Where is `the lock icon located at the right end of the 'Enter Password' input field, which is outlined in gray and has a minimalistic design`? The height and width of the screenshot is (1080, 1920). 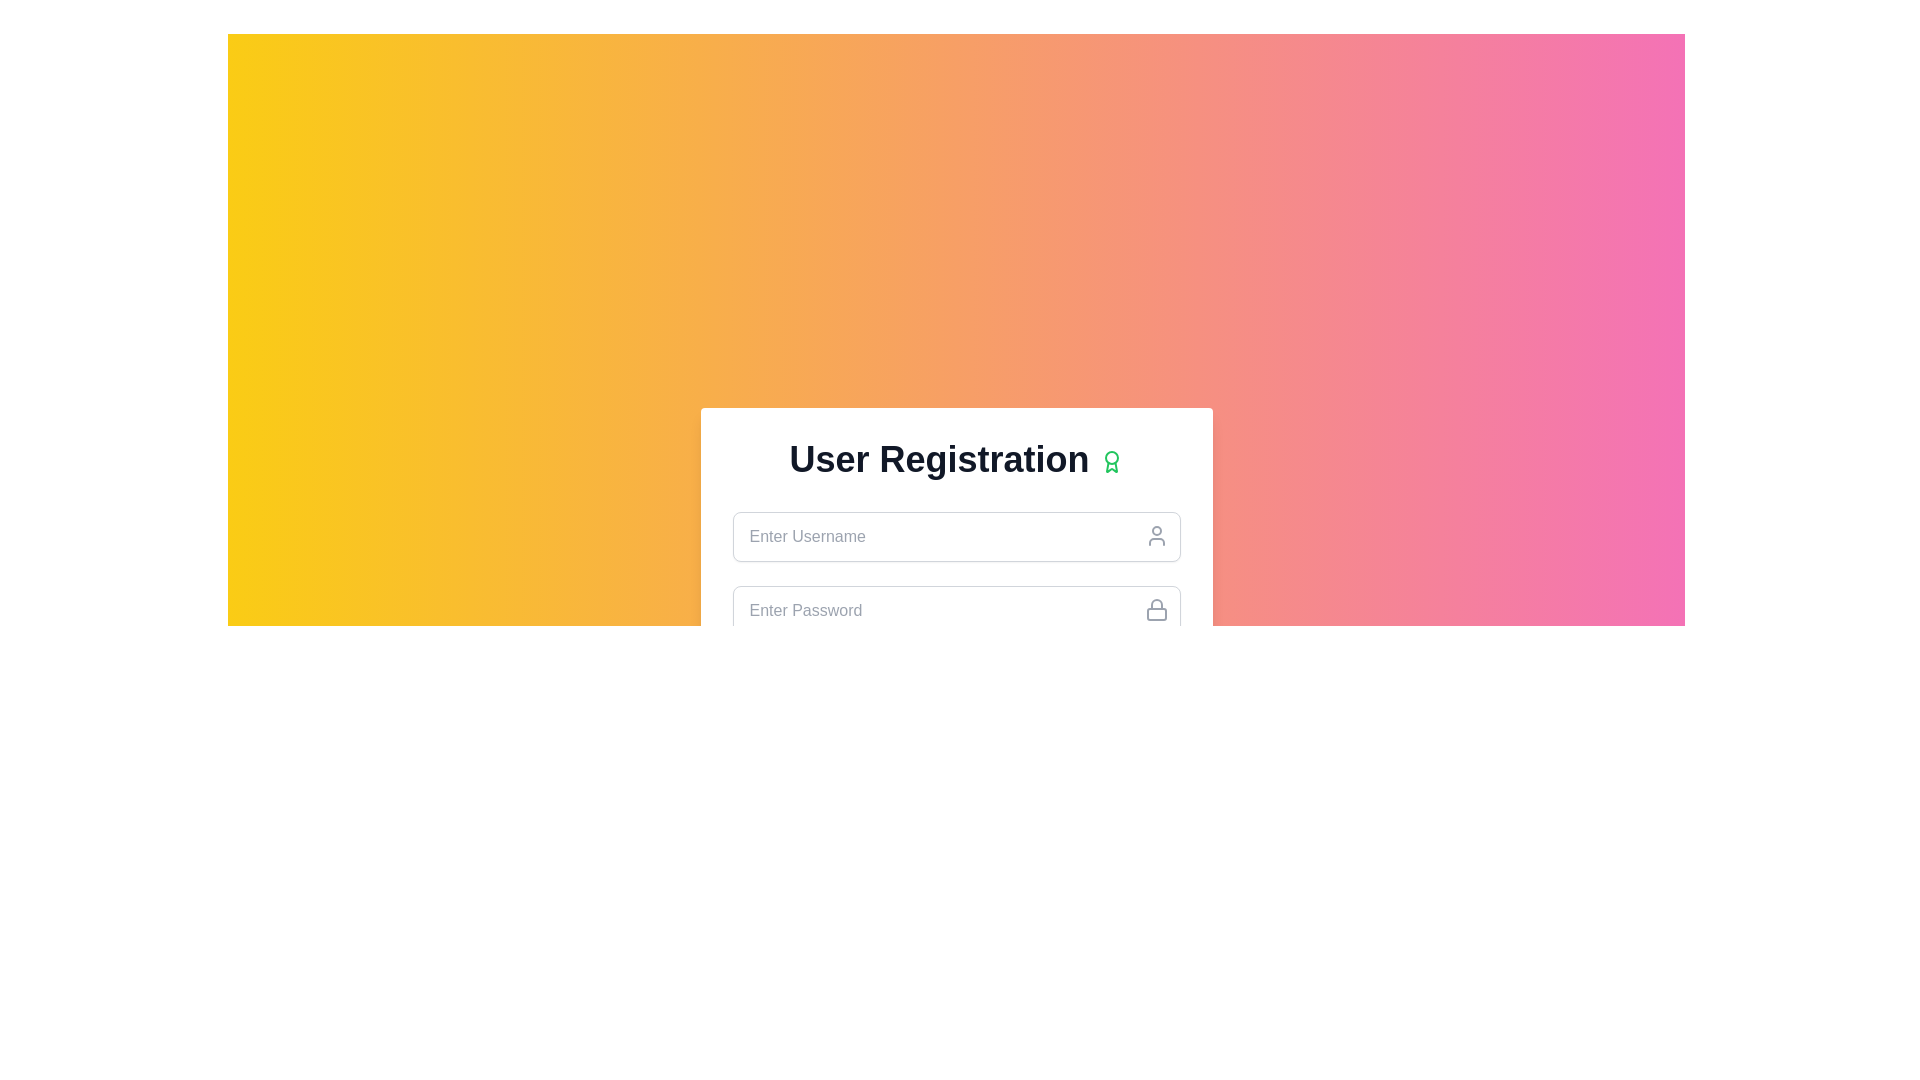 the lock icon located at the right end of the 'Enter Password' input field, which is outlined in gray and has a minimalistic design is located at coordinates (1156, 608).